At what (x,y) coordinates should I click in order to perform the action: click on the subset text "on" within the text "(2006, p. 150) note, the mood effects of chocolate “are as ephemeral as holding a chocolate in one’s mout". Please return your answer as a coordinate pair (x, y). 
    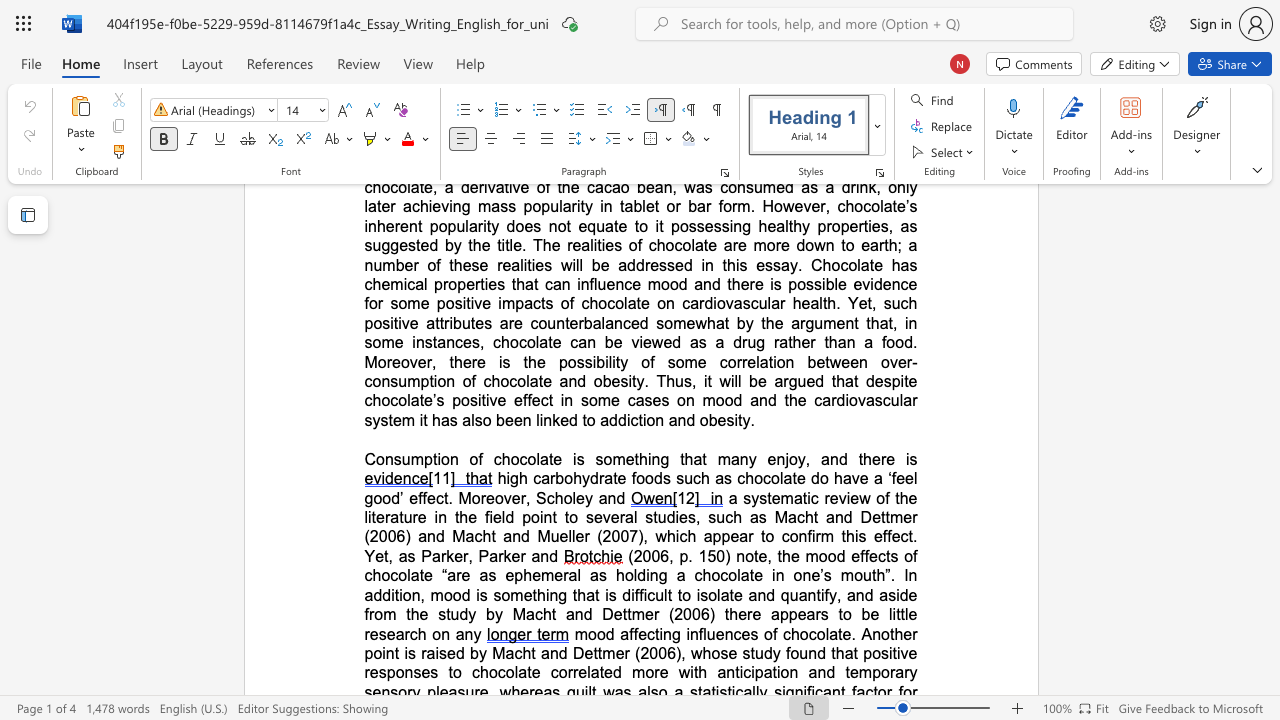
    Looking at the image, I should click on (792, 575).